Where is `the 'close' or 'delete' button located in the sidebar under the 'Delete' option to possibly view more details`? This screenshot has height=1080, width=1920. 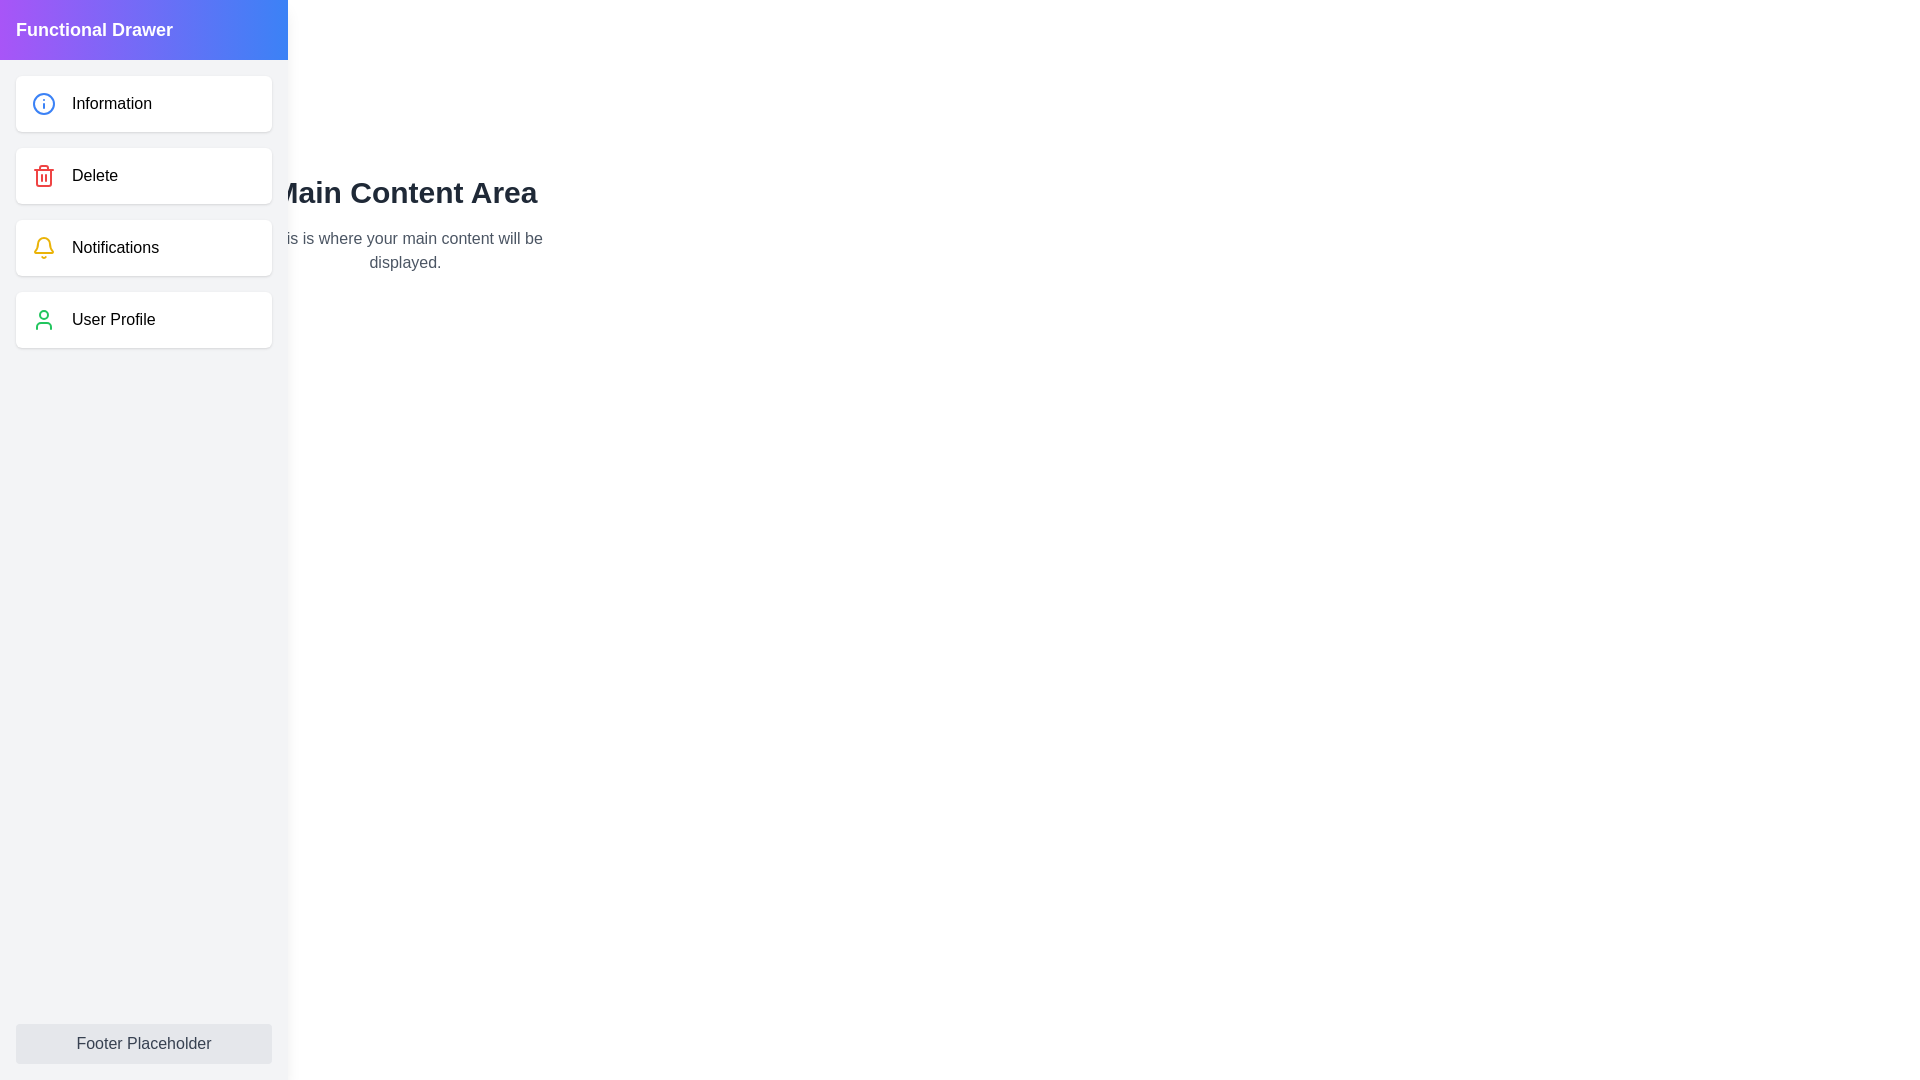 the 'close' or 'delete' button located in the sidebar under the 'Delete' option to possibly view more details is located at coordinates (230, 173).